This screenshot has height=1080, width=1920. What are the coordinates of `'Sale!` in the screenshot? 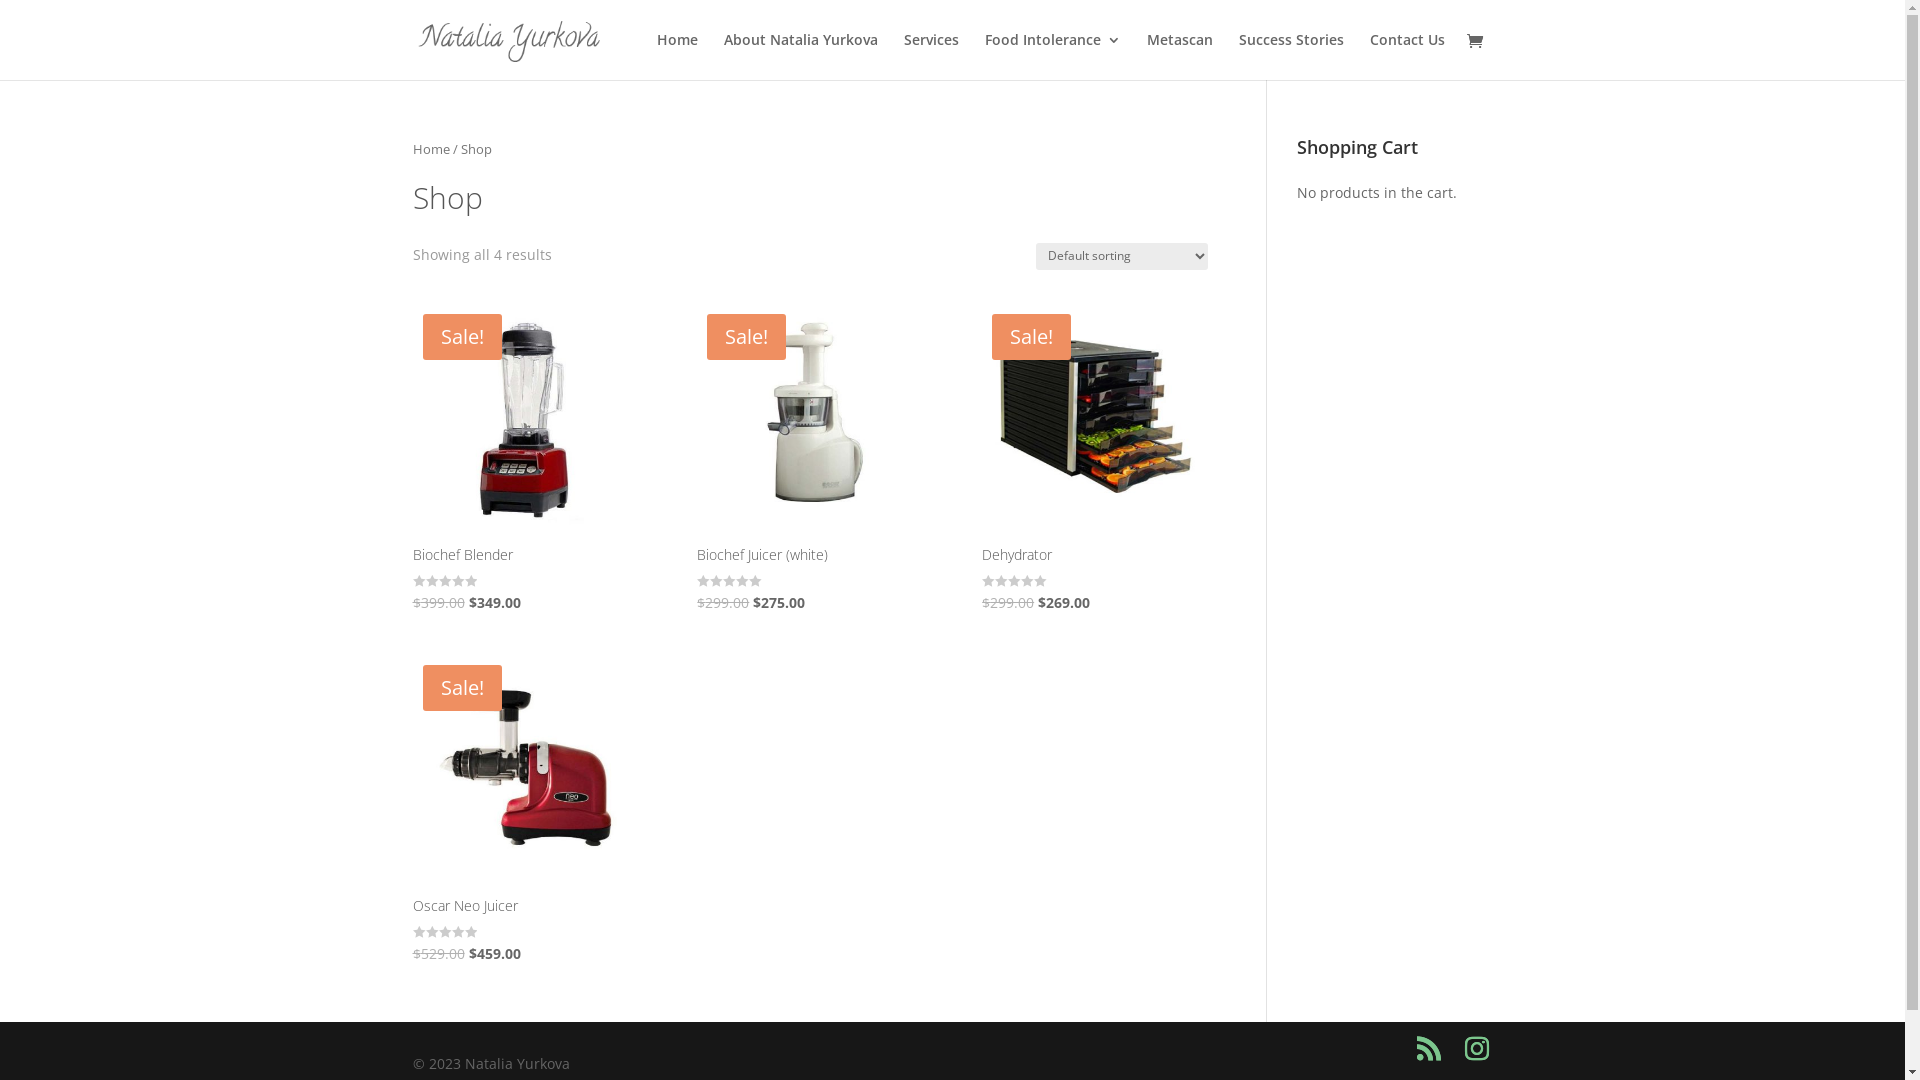 It's located at (1093, 459).